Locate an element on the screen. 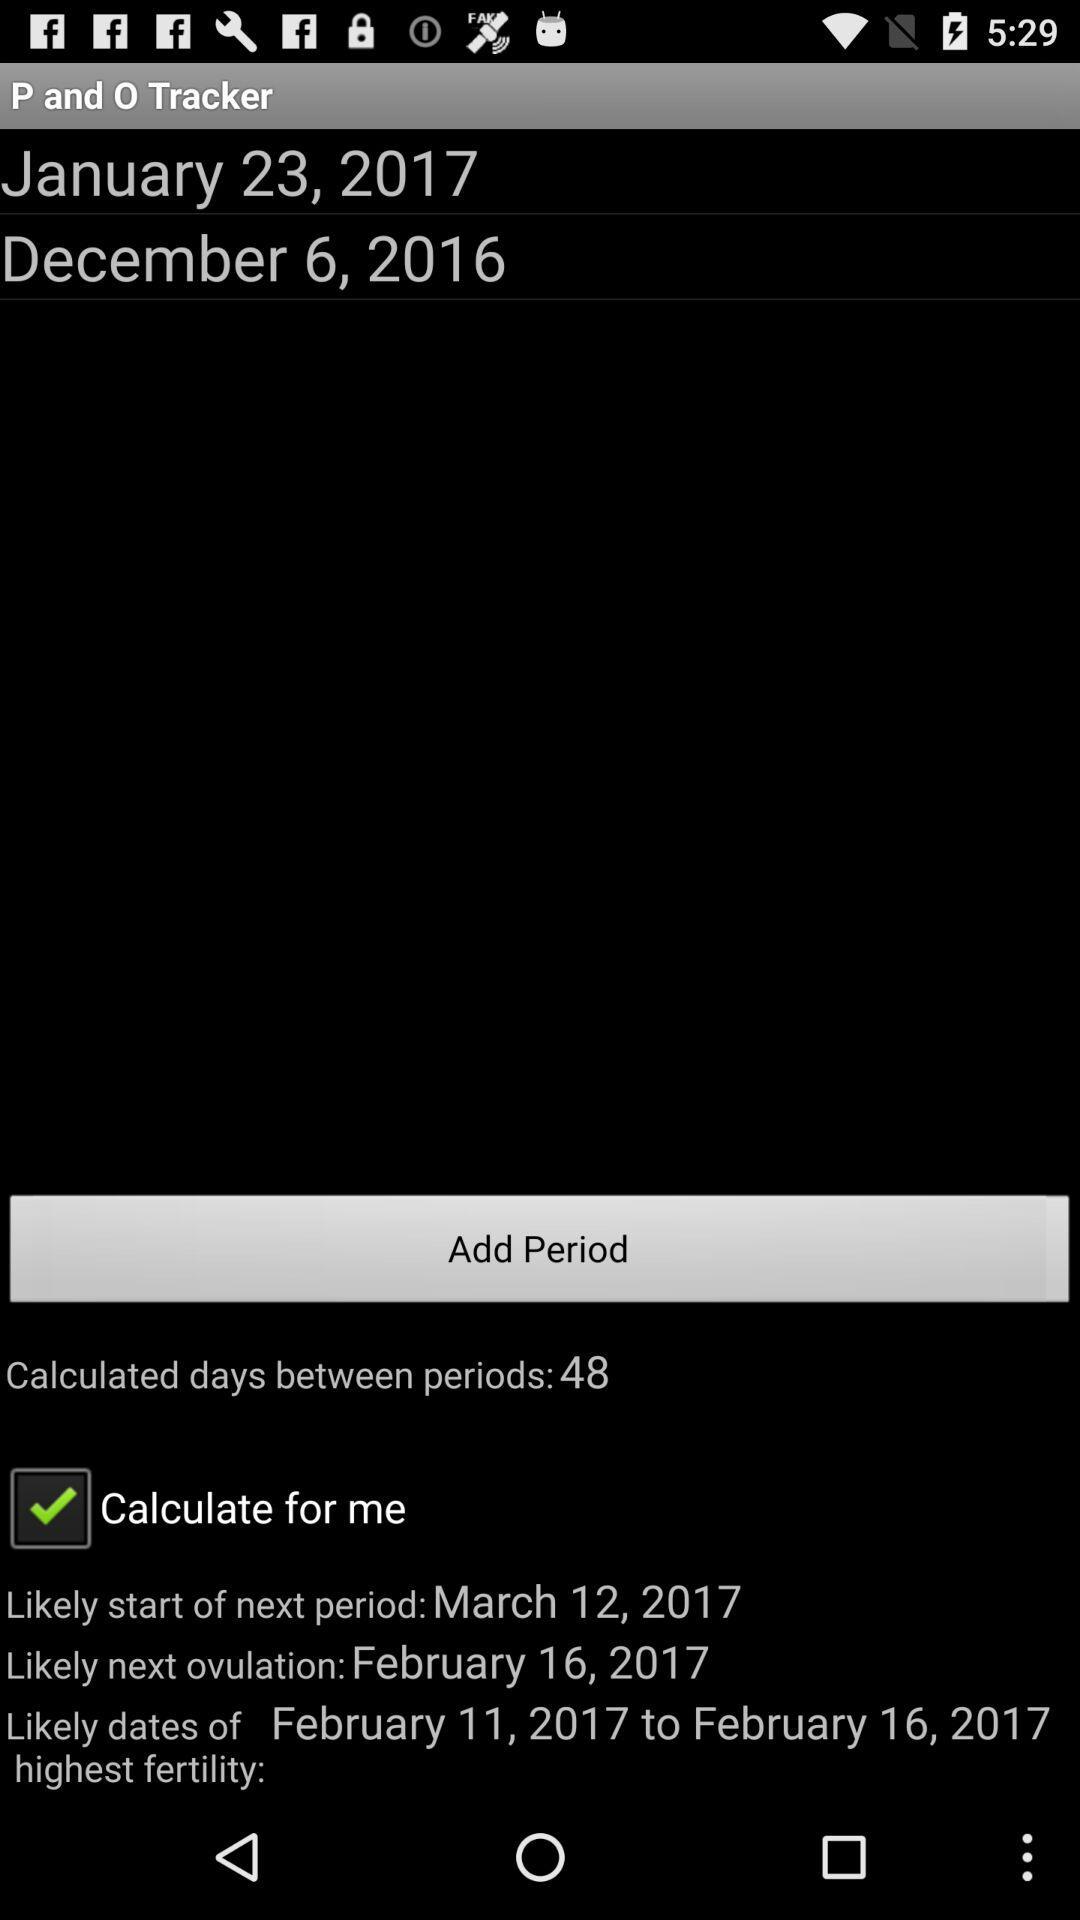  the item to the left of the march 12, 2017 item is located at coordinates (203, 1506).